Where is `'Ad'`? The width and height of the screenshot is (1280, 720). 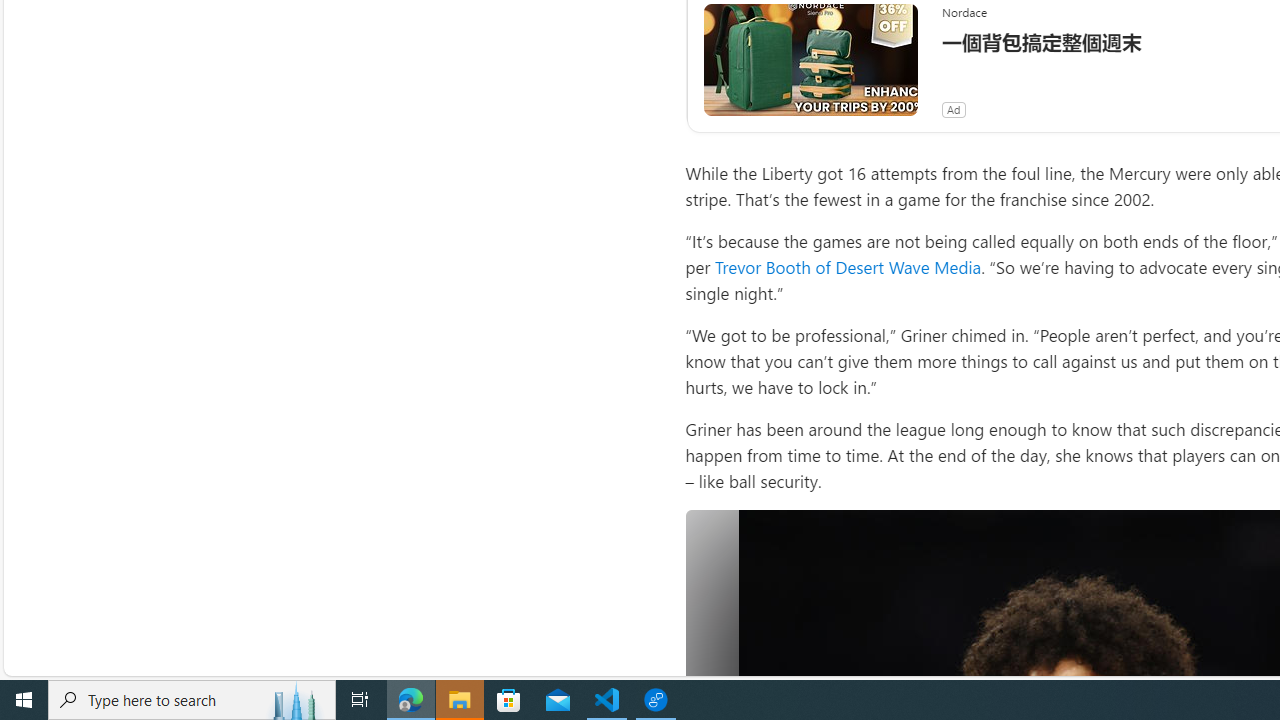 'Ad' is located at coordinates (952, 110).